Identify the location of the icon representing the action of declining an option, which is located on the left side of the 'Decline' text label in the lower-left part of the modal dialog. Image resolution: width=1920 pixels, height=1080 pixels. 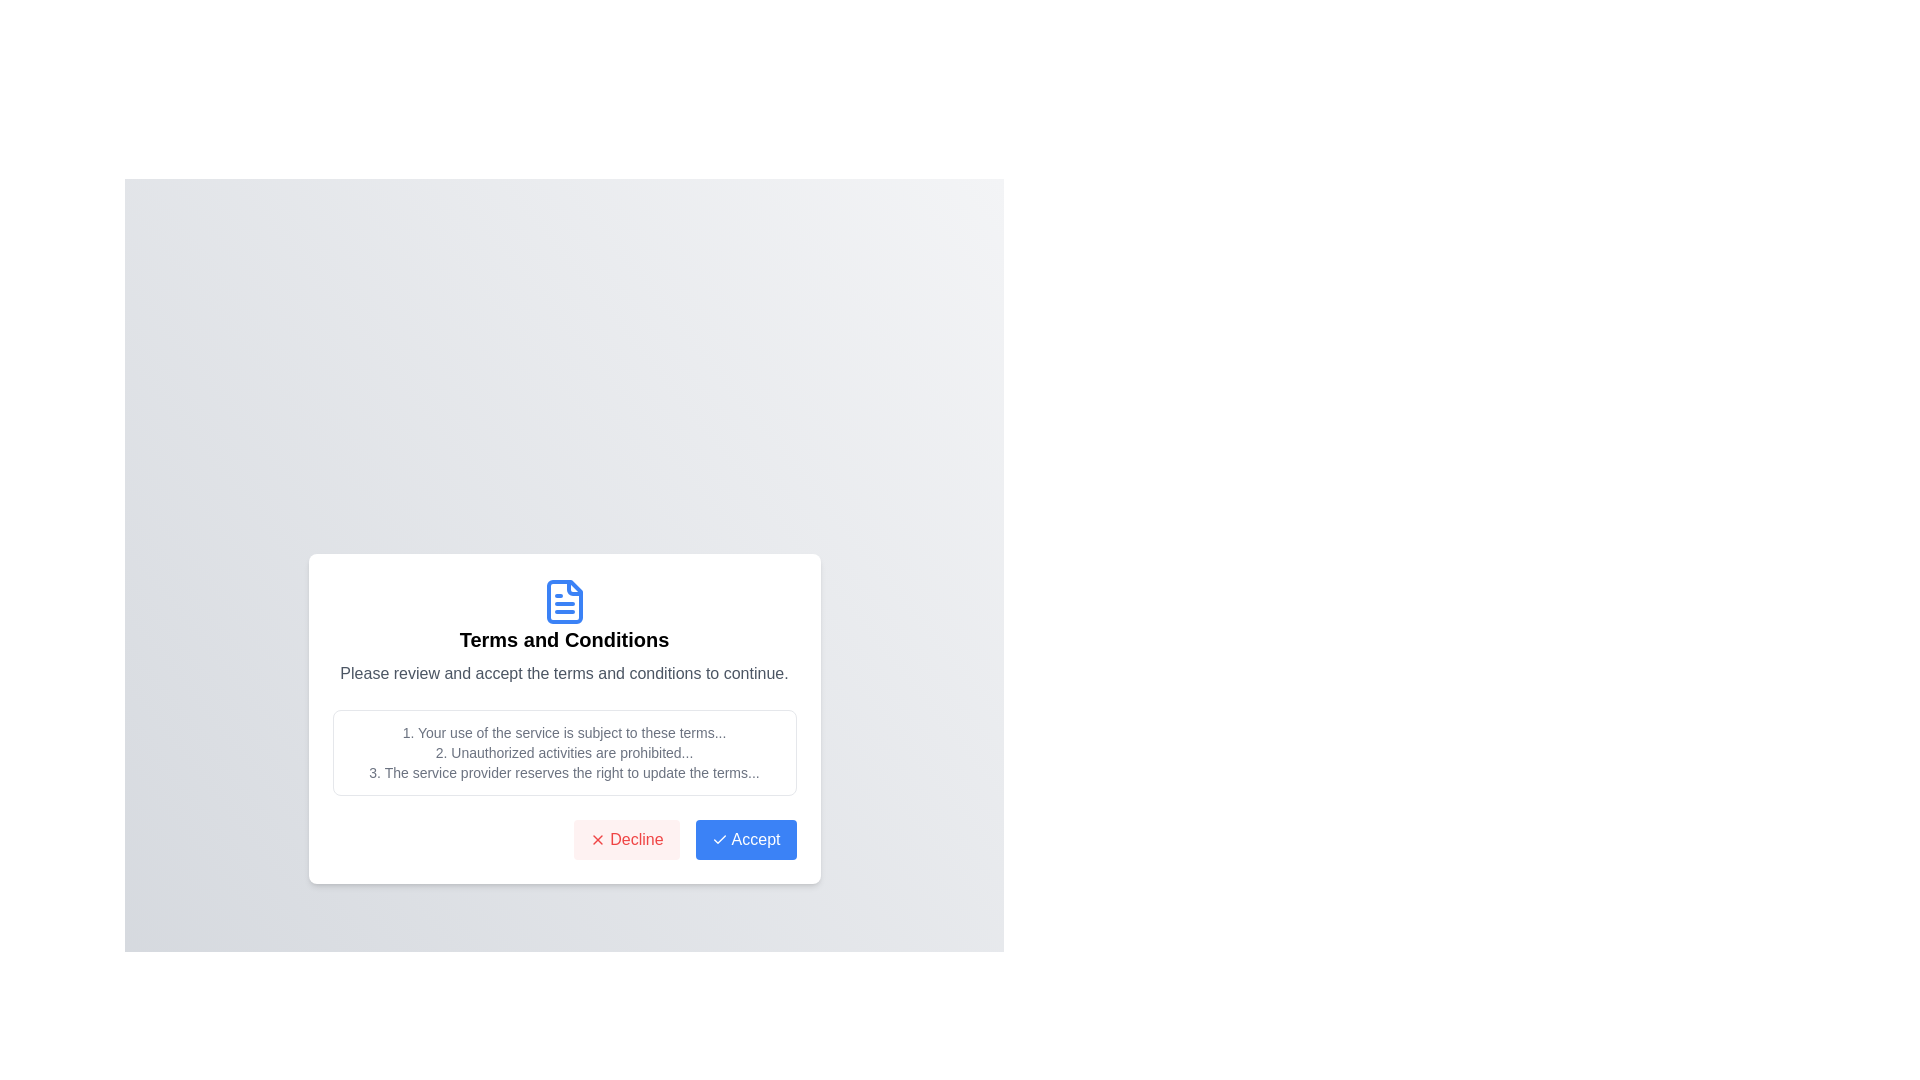
(597, 840).